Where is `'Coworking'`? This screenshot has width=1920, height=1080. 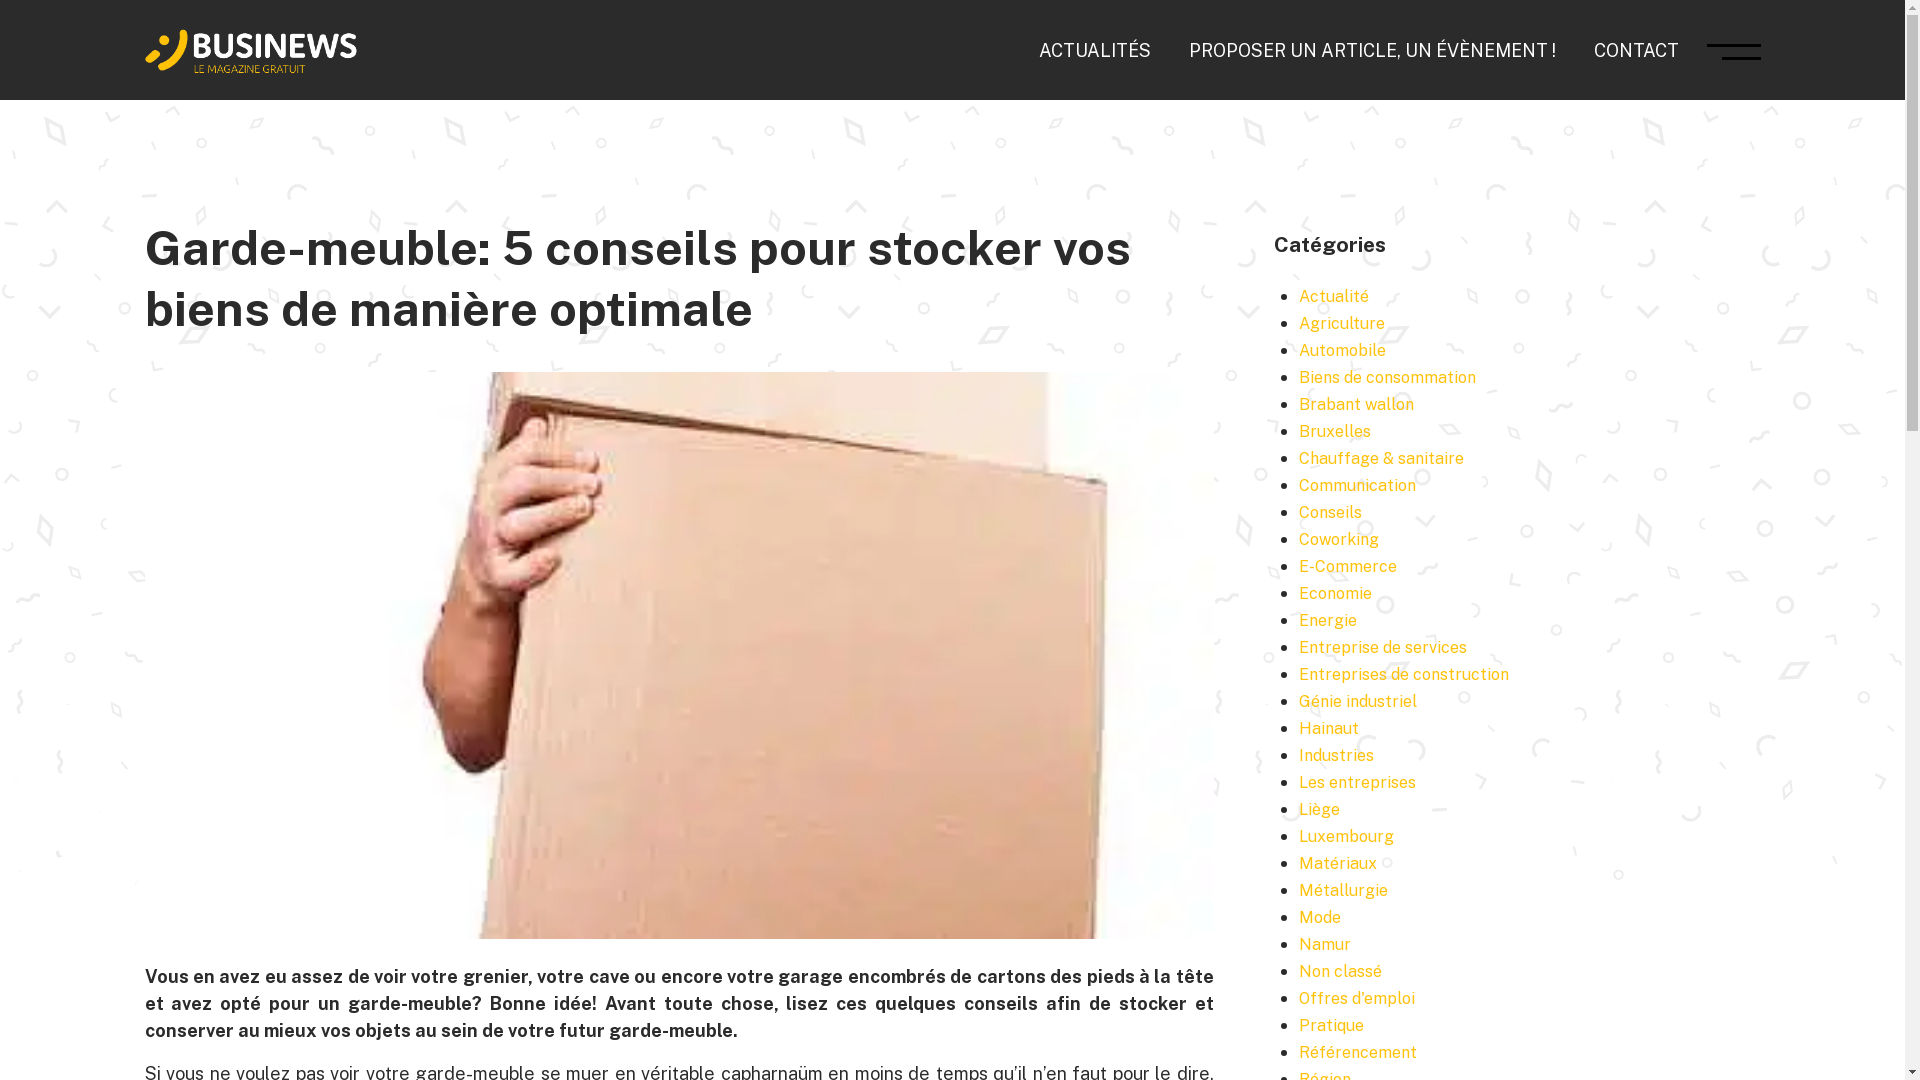 'Coworking' is located at coordinates (1299, 538).